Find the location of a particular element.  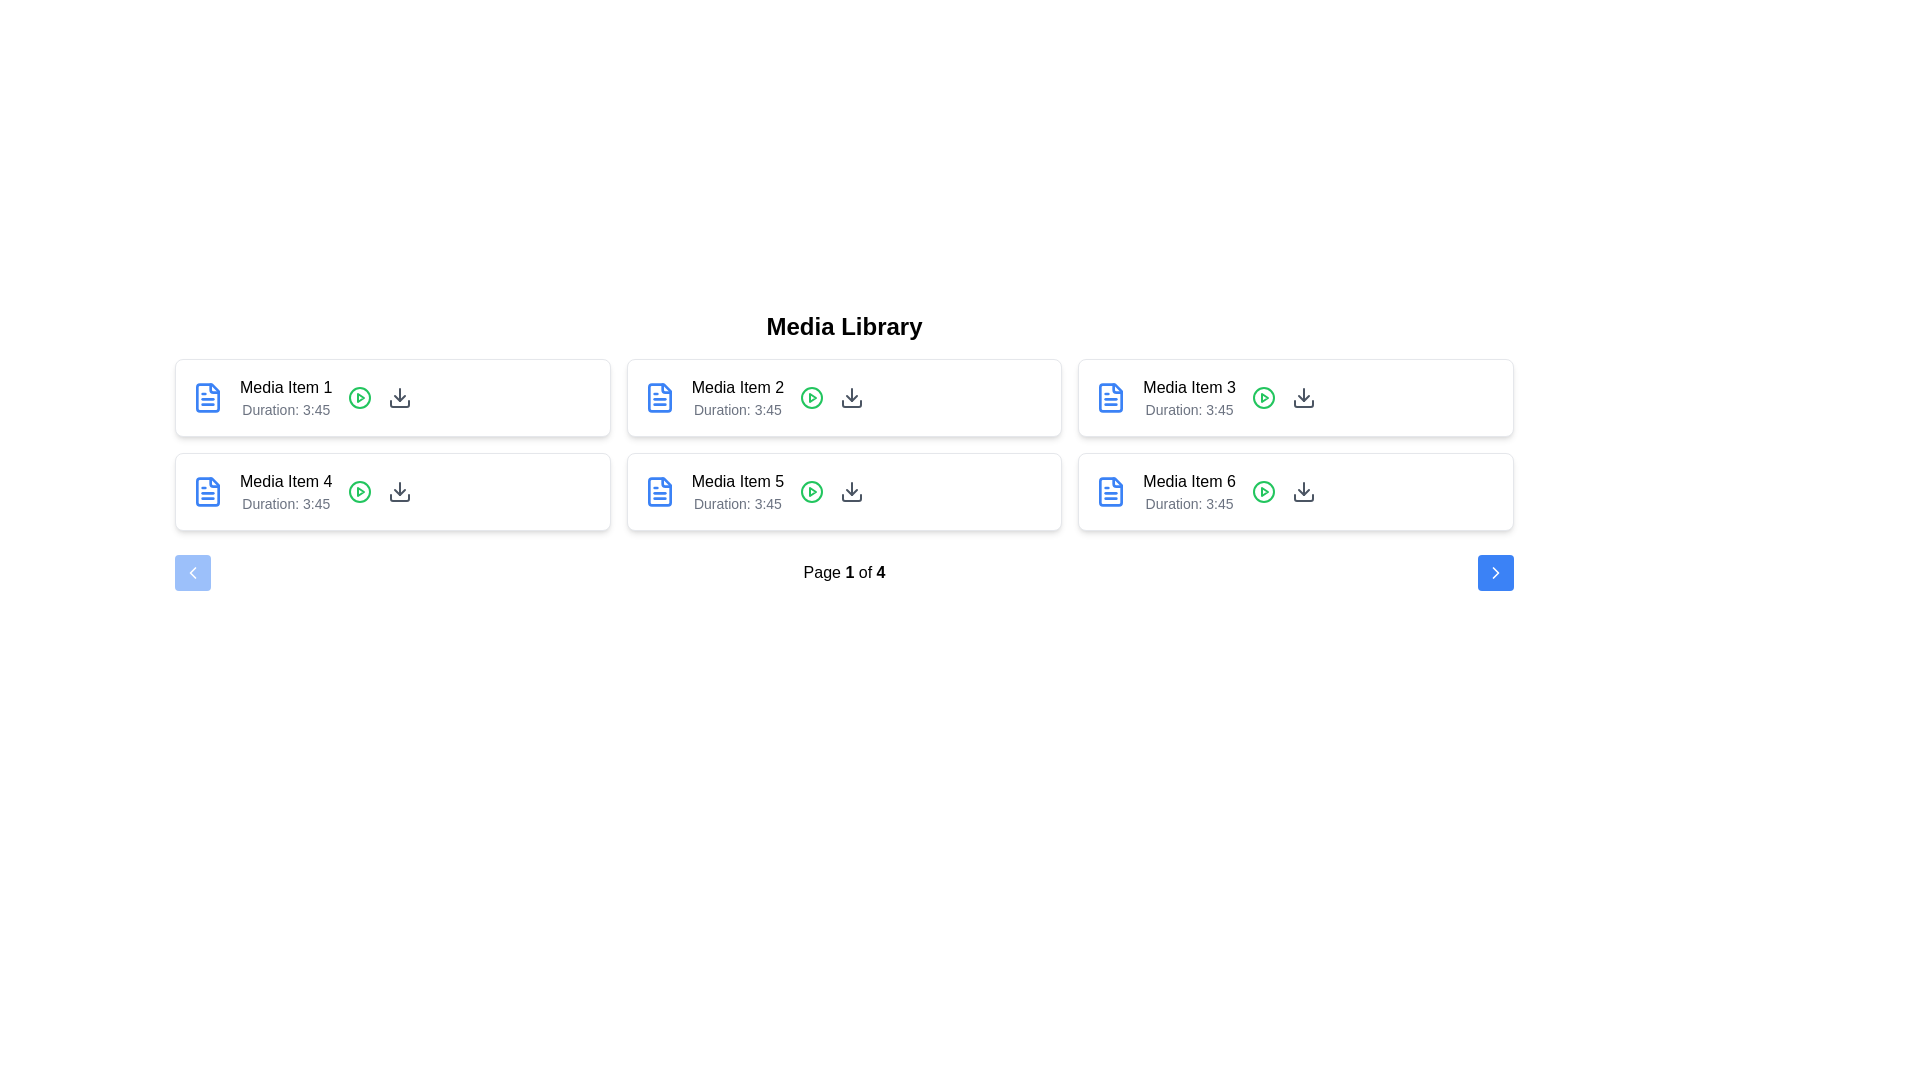

the play button for 'Media Item 5' located in the second row, second column of the grid layout, positioned between the title and the download button is located at coordinates (812, 492).